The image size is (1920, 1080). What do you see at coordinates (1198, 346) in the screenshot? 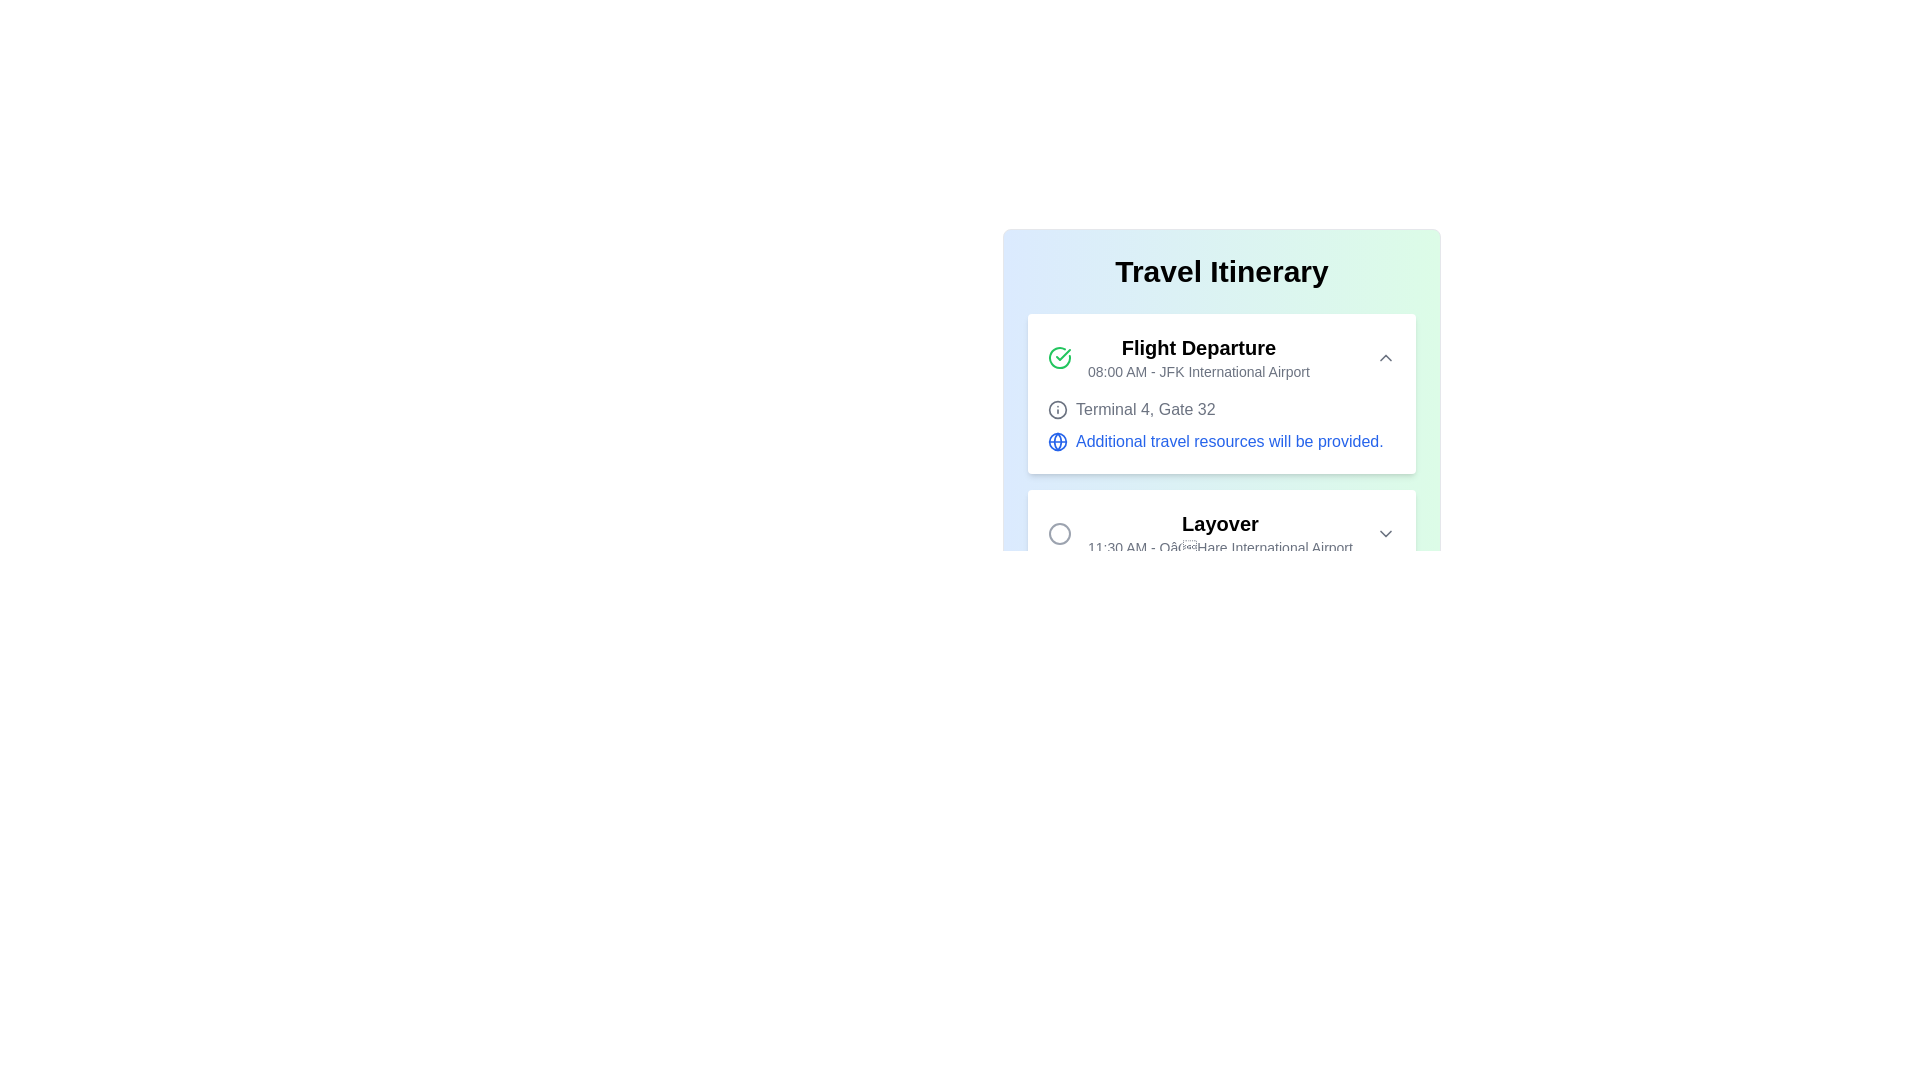
I see `text label 'Flight Departure' at the top of the travel itinerary card` at bounding box center [1198, 346].